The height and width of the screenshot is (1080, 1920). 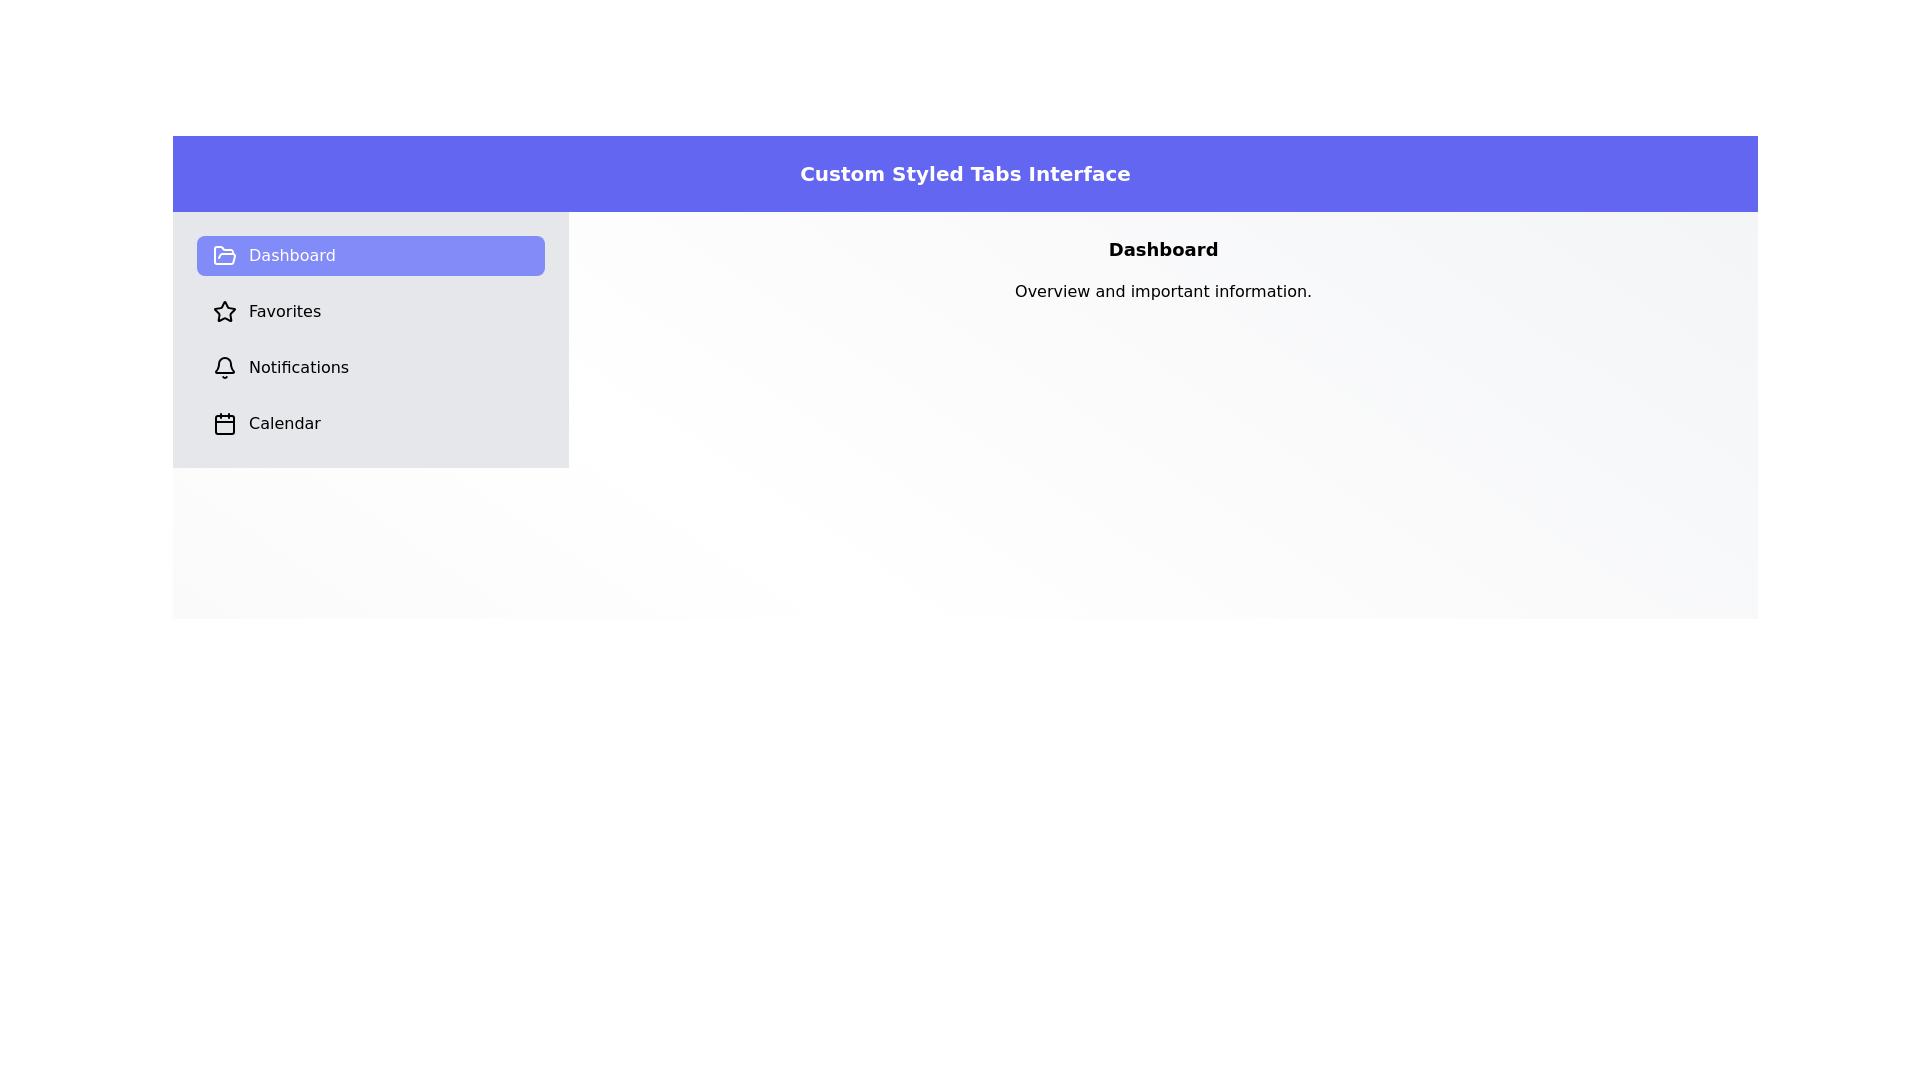 I want to click on the Dashboard tab to observe its content, so click(x=370, y=254).